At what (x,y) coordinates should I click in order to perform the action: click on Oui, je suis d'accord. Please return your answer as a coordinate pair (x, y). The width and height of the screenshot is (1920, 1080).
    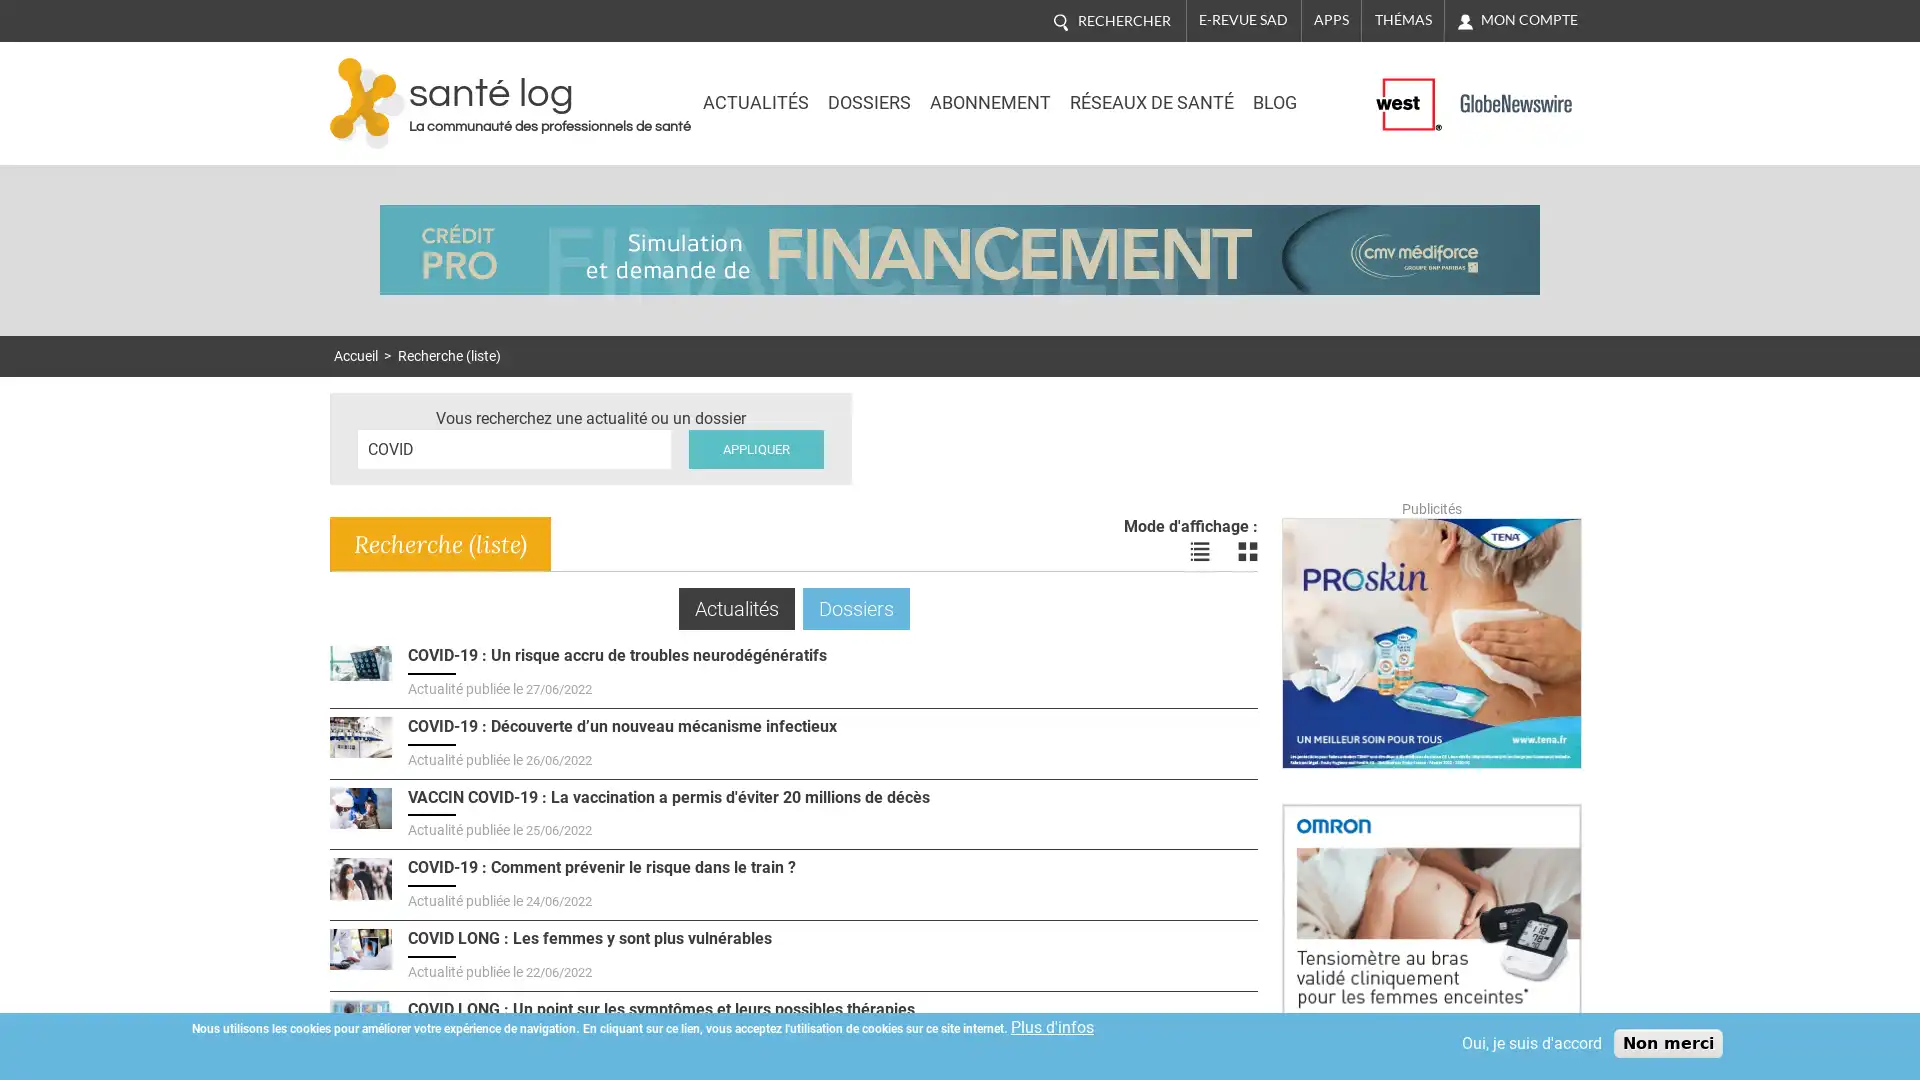
    Looking at the image, I should click on (1530, 1042).